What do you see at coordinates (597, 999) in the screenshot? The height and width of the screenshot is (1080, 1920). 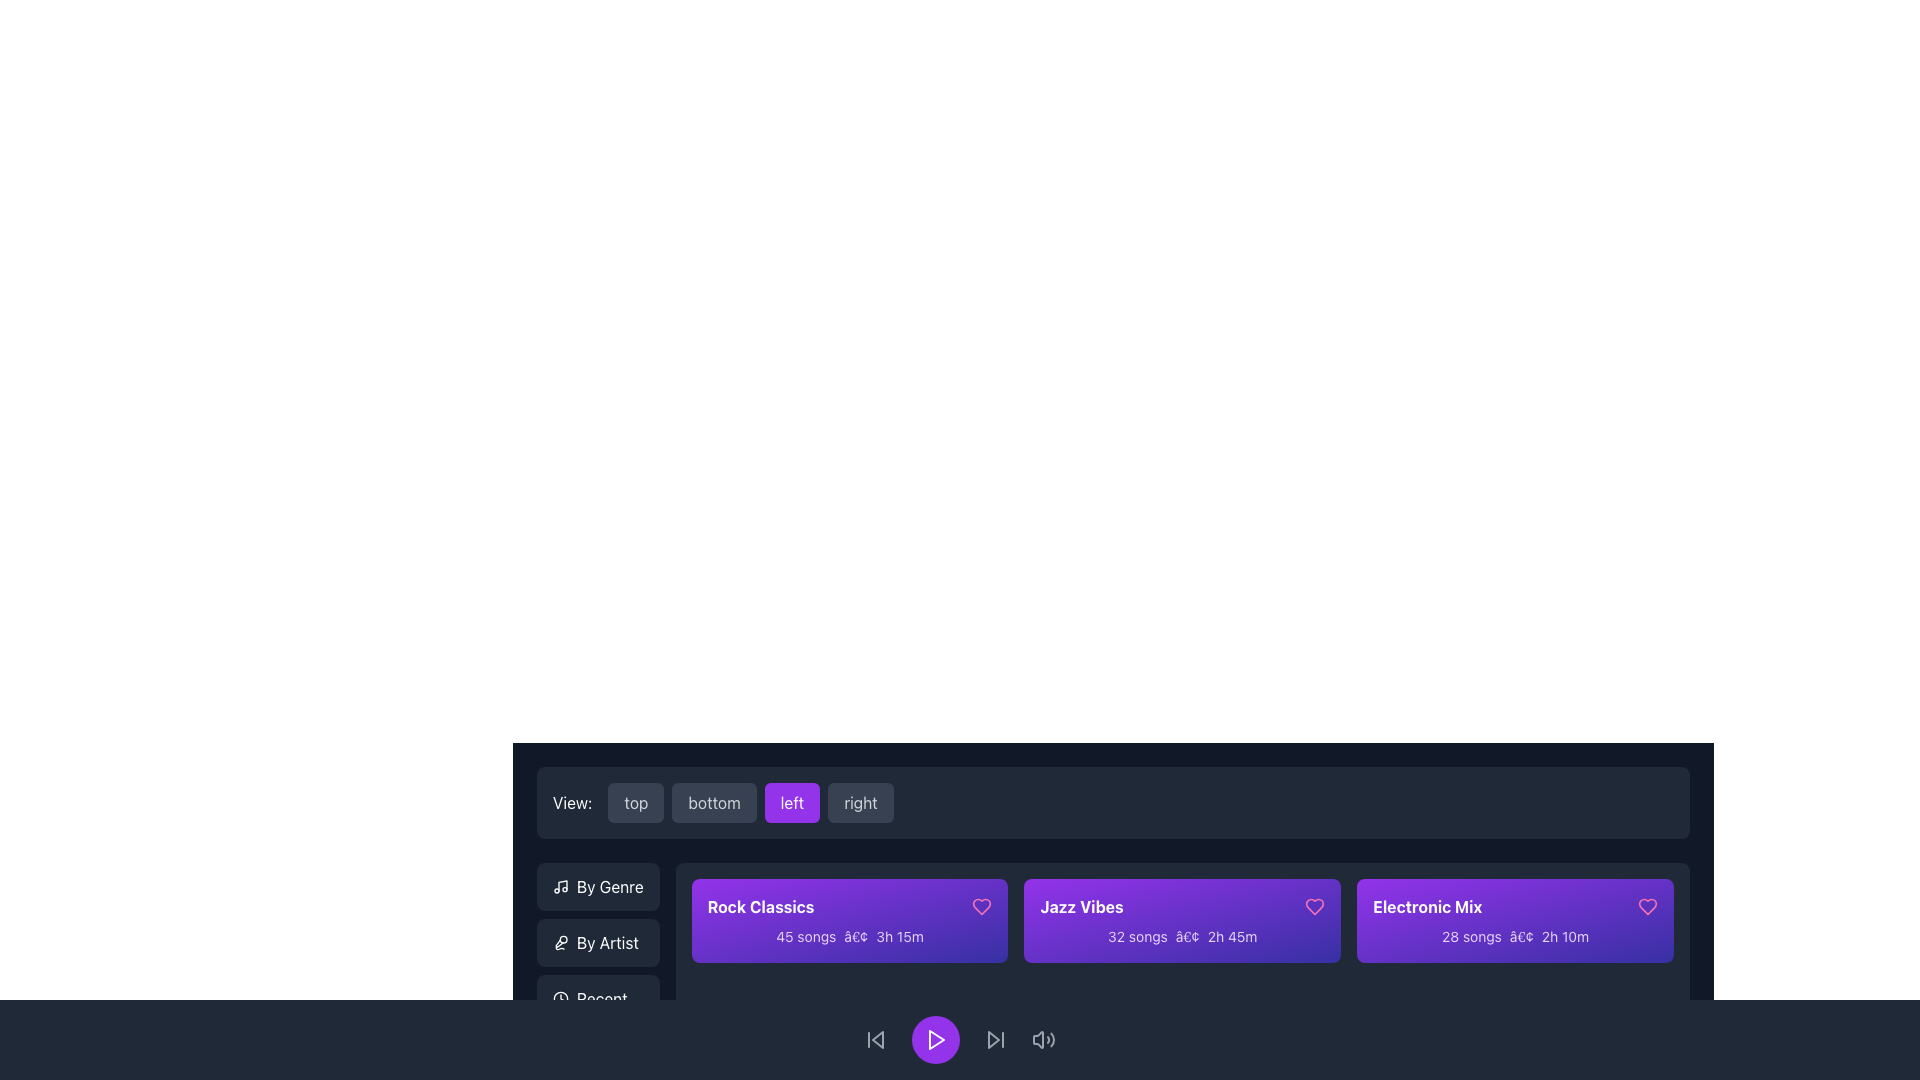 I see `the 'Recent' filter button located at the bottom-left side of the interface, which is the third button in the vertical button group including 'By Genre' and 'By Artist'` at bounding box center [597, 999].